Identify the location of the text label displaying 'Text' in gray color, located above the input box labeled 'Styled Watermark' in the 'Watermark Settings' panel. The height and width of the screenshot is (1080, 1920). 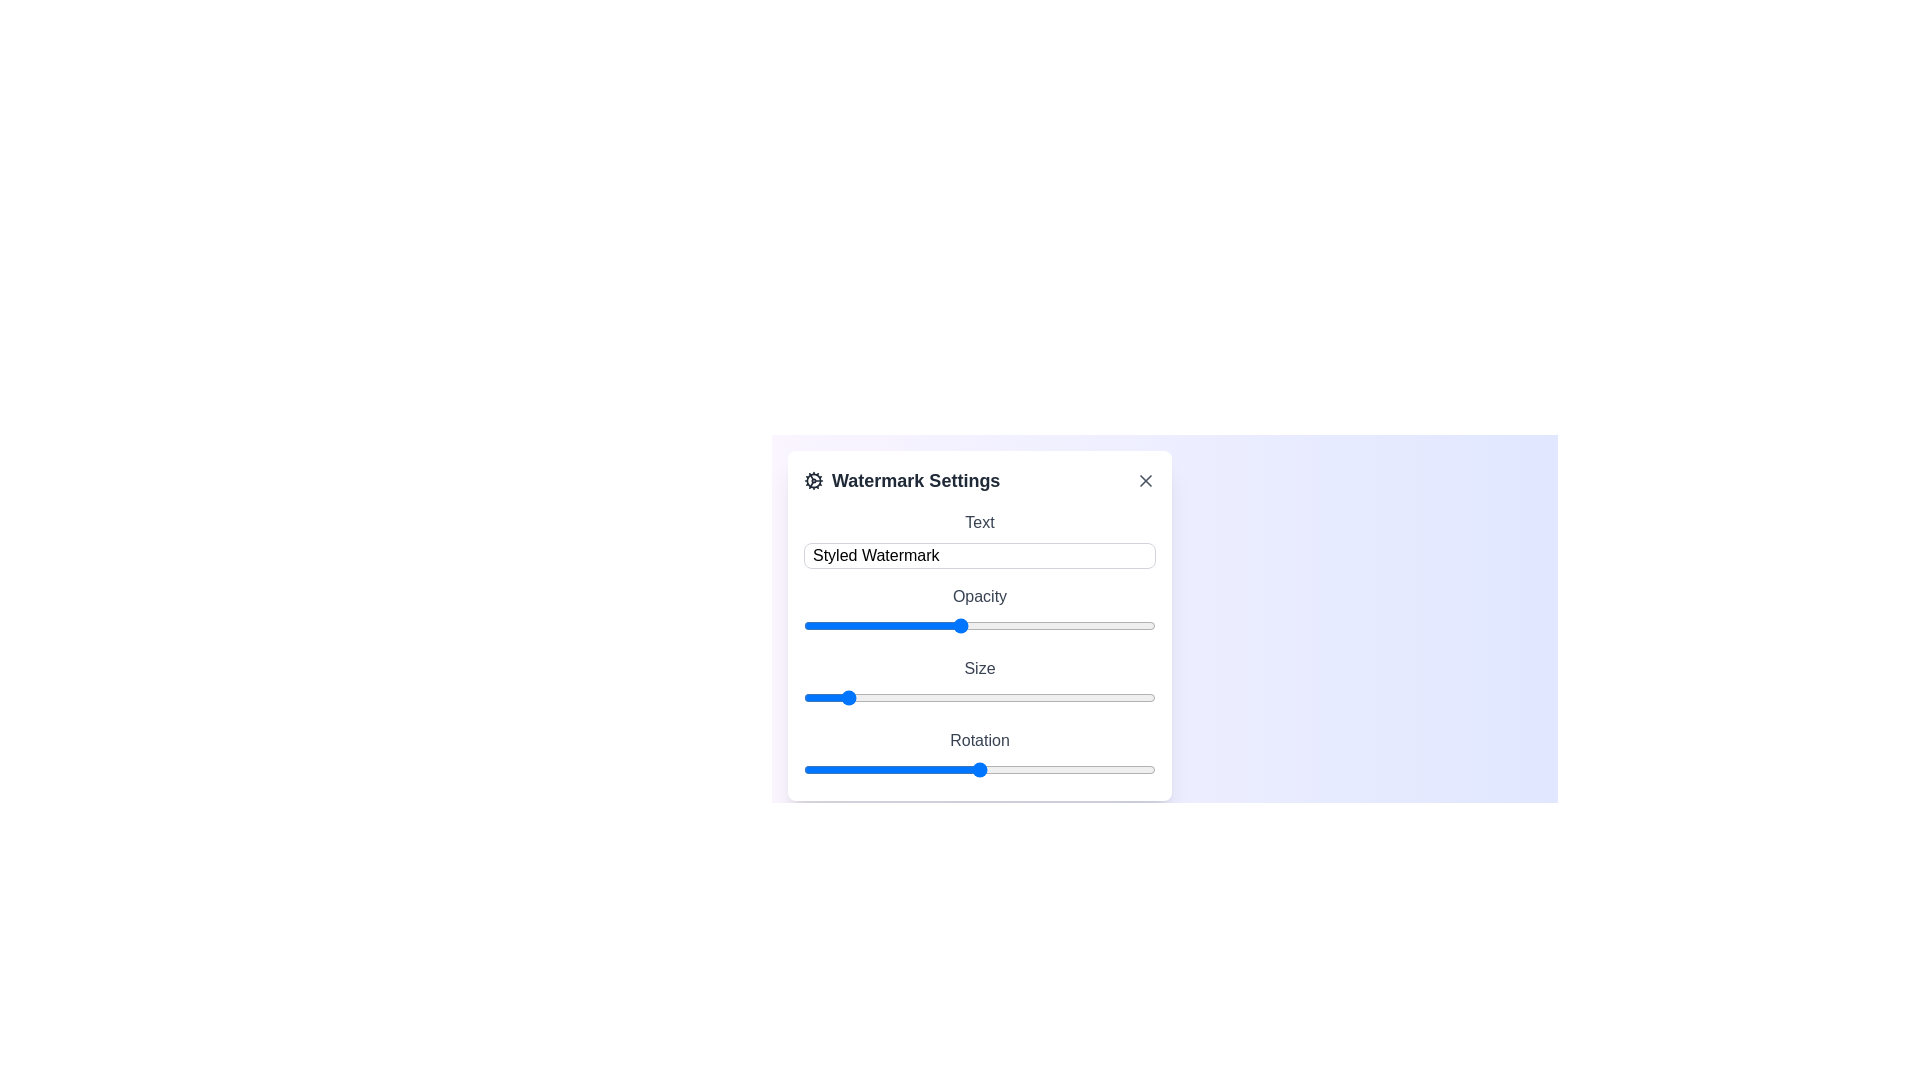
(979, 522).